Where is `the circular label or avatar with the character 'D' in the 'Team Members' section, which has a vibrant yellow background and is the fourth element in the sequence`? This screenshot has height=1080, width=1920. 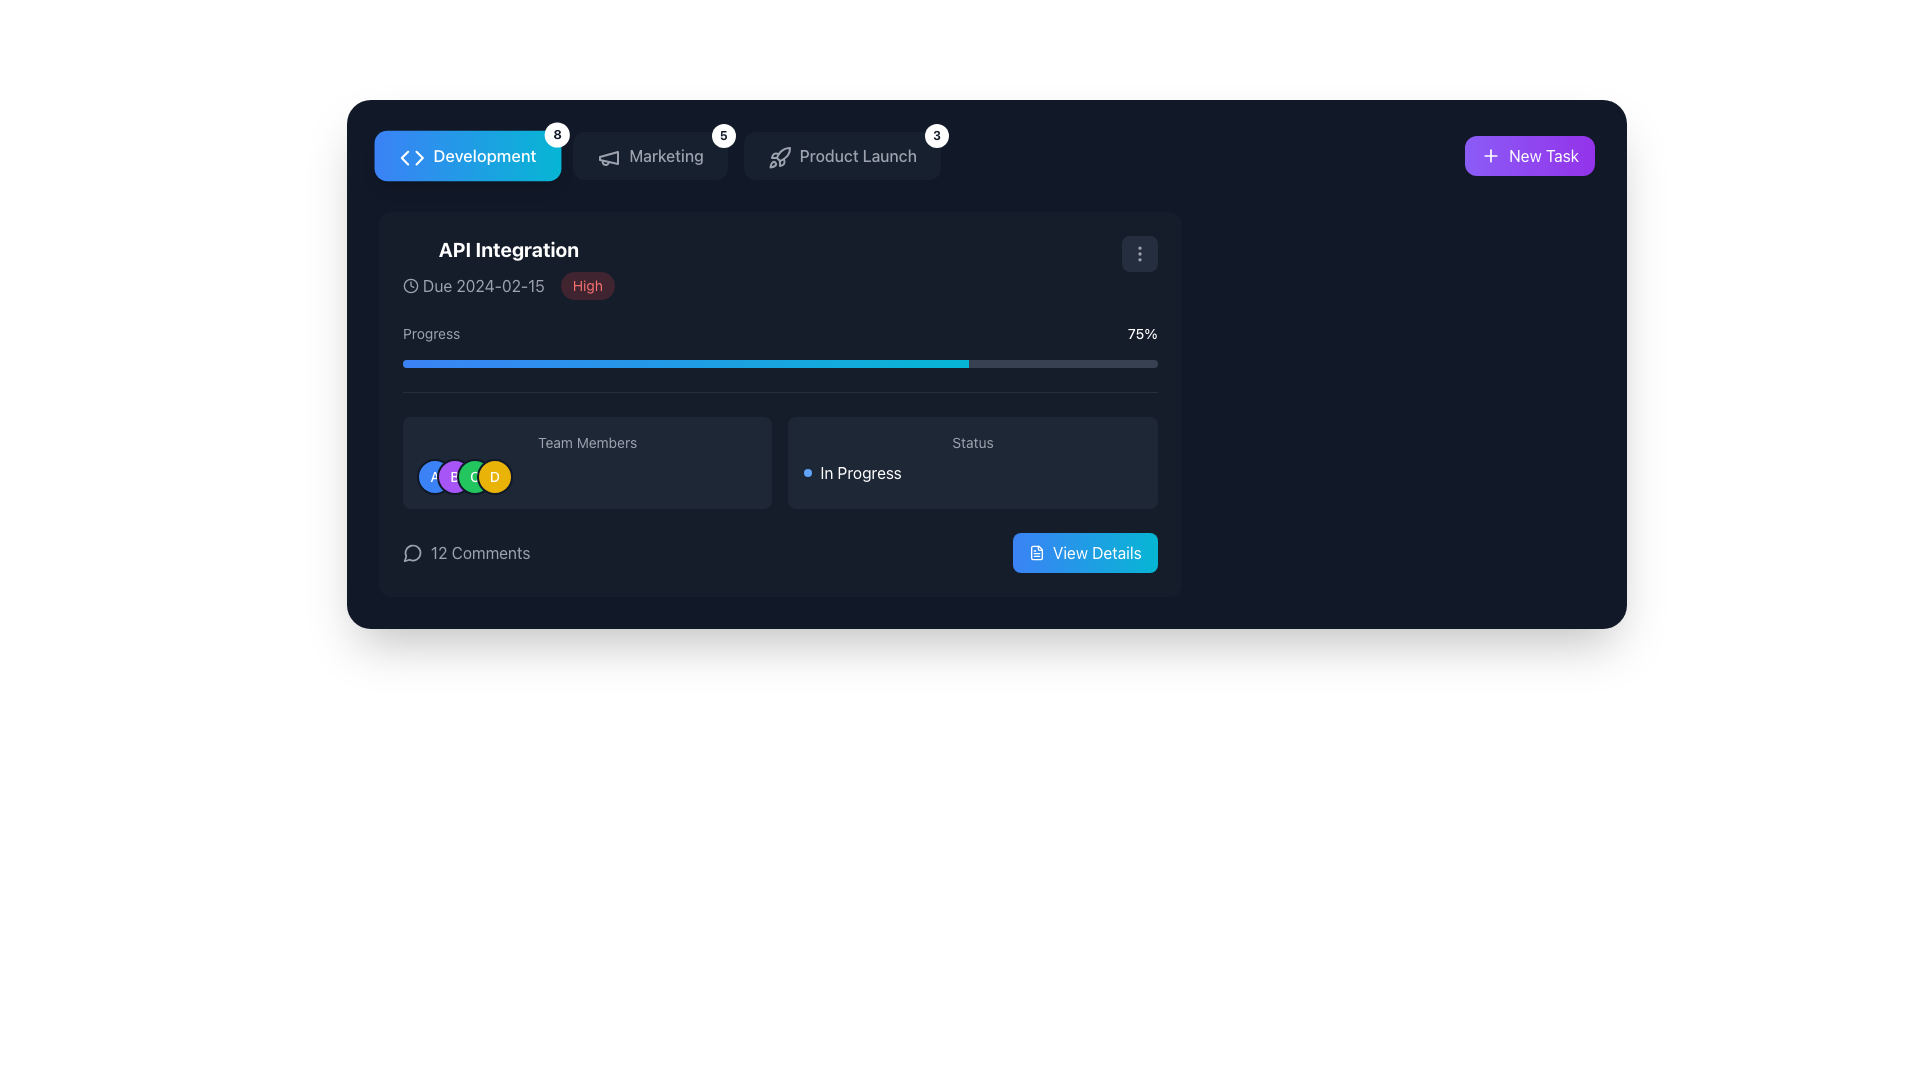
the circular label or avatar with the character 'D' in the 'Team Members' section, which has a vibrant yellow background and is the fourth element in the sequence is located at coordinates (494, 477).